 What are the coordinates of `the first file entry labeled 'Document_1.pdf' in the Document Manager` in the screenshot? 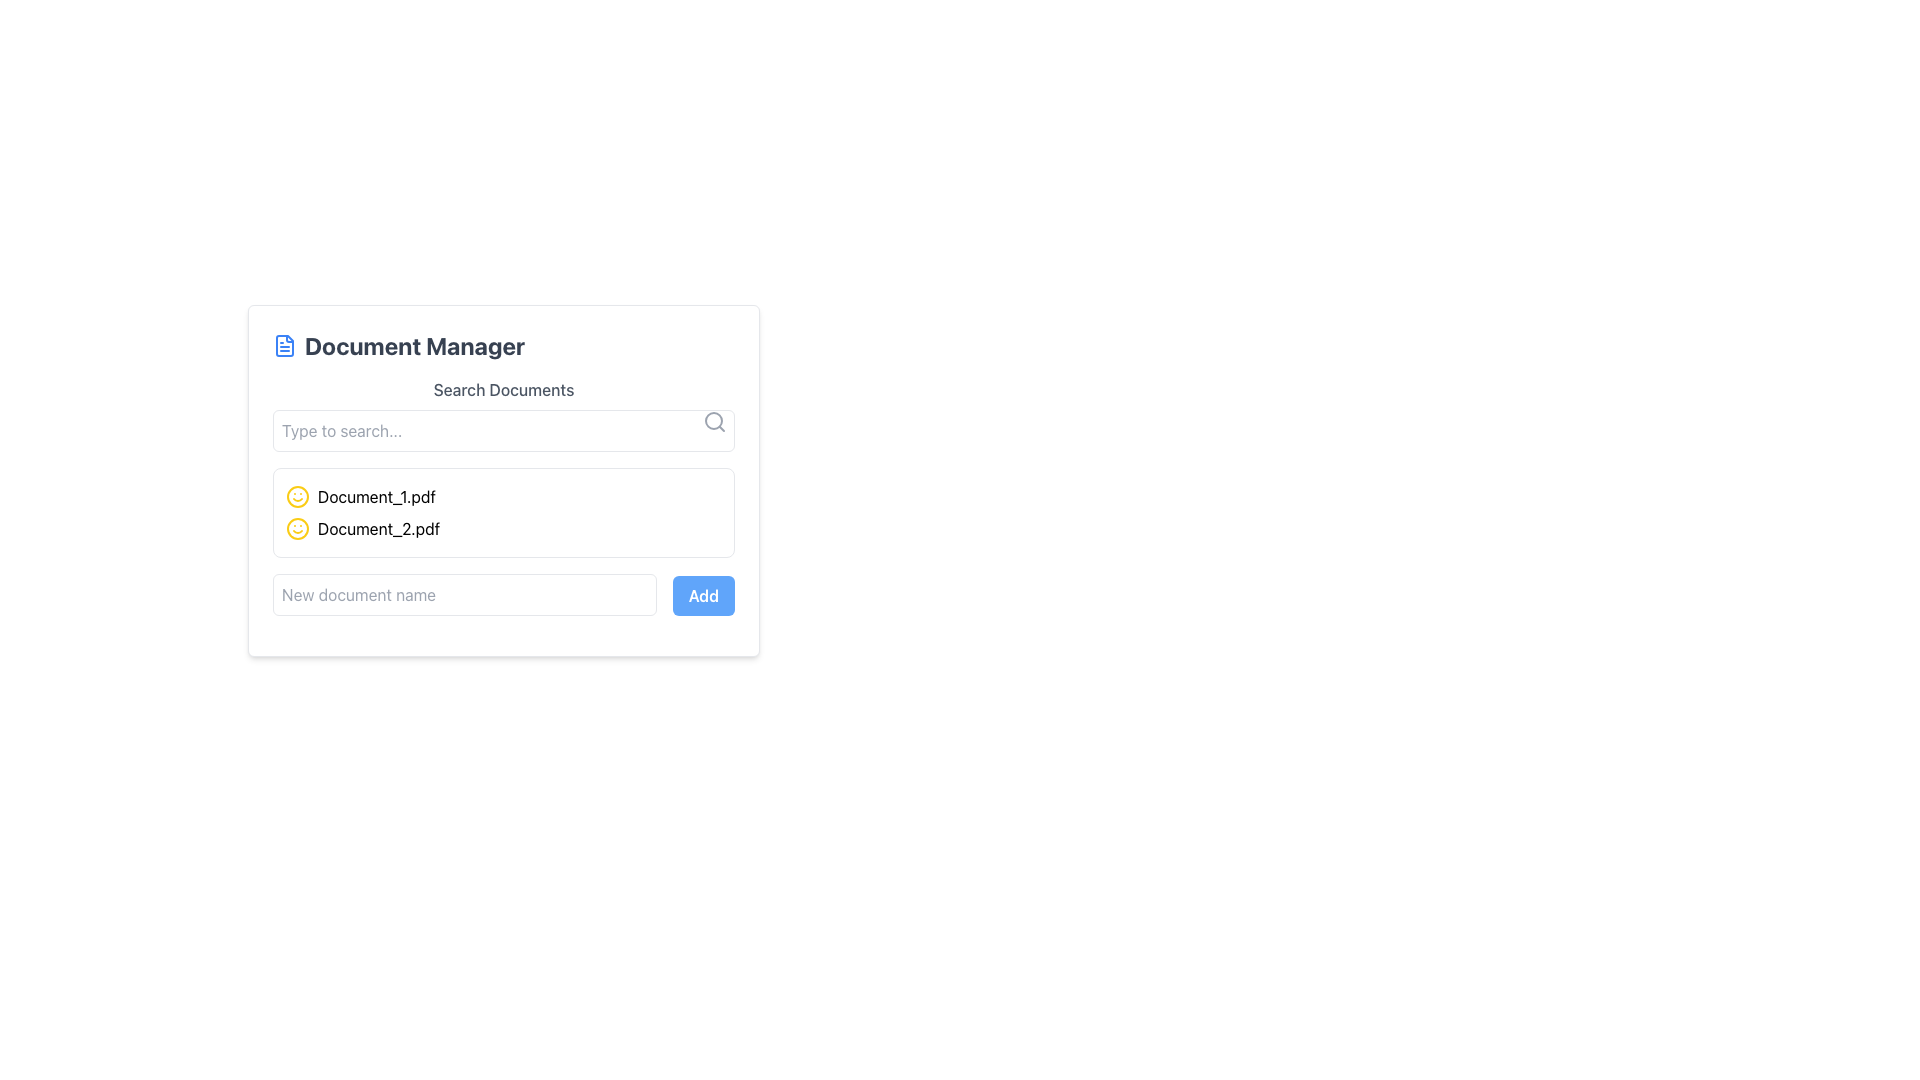 It's located at (504, 496).